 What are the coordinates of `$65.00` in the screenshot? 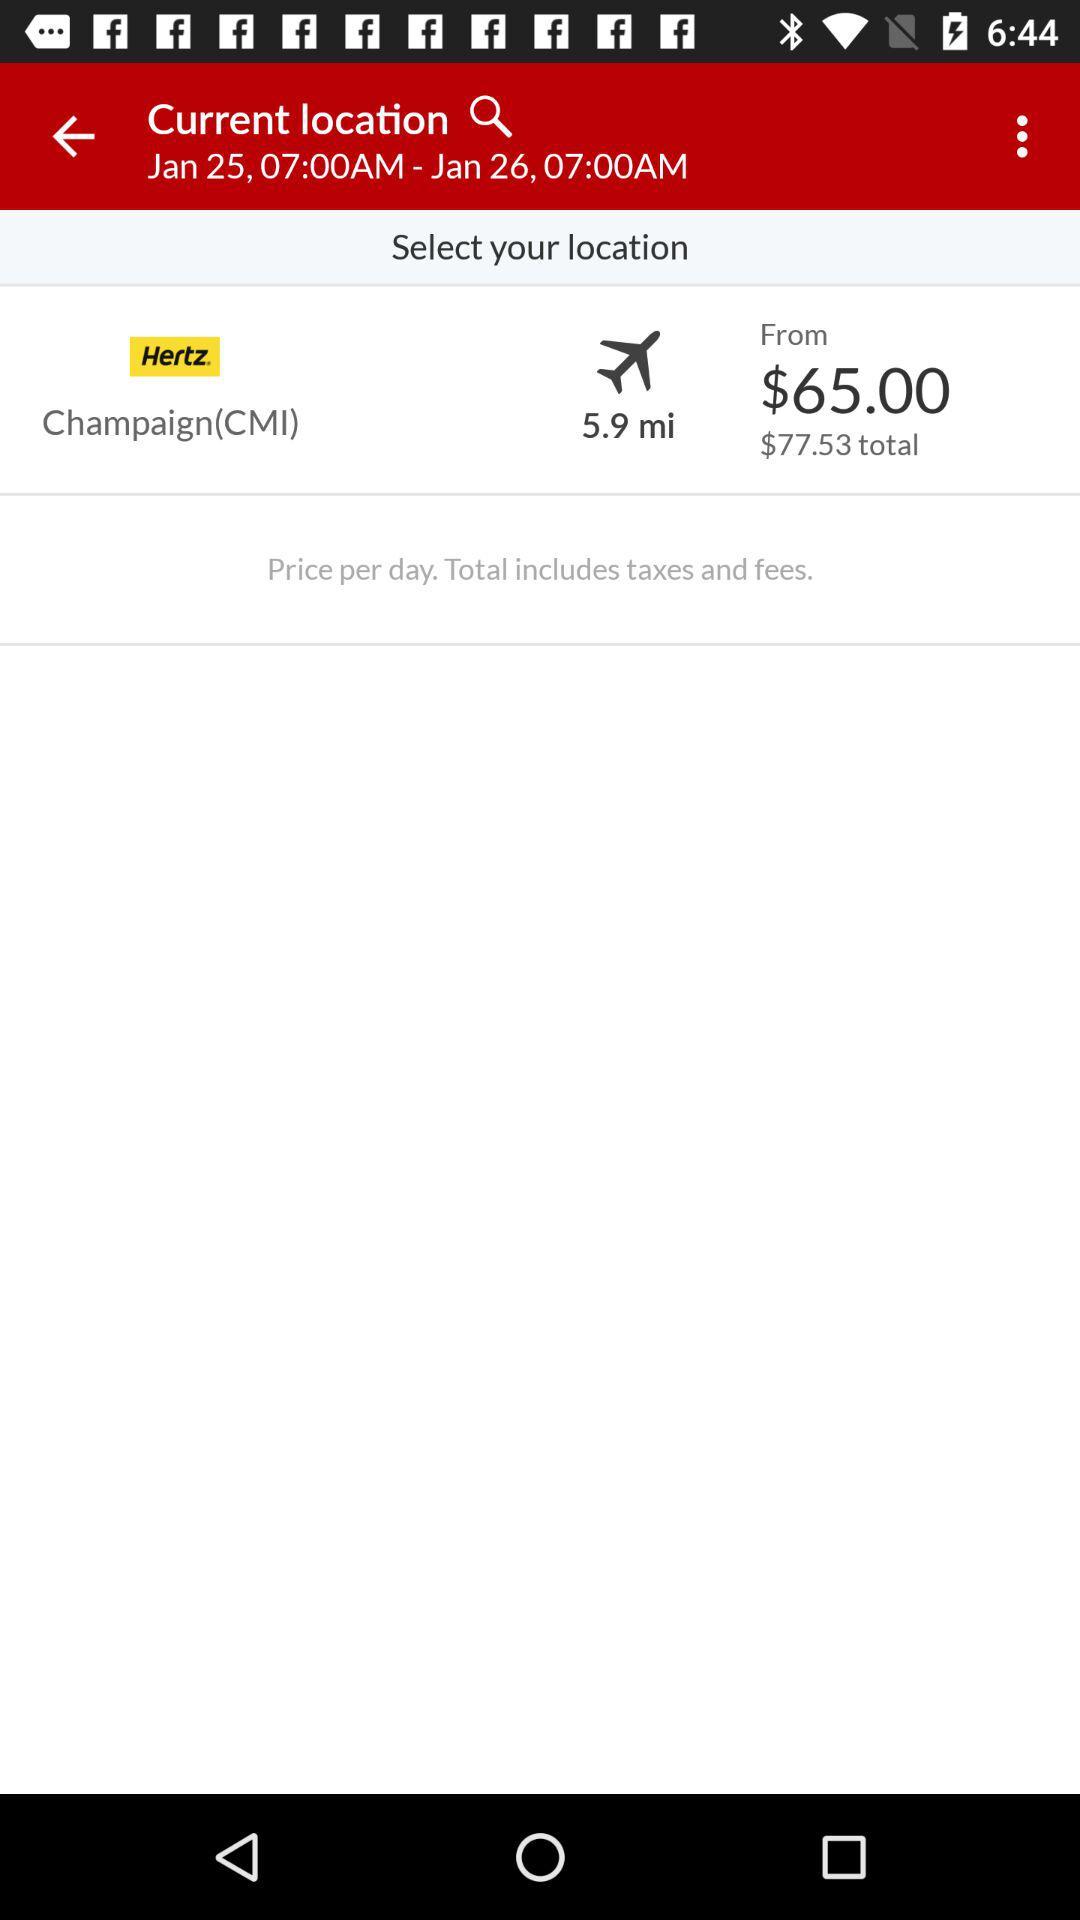 It's located at (855, 388).